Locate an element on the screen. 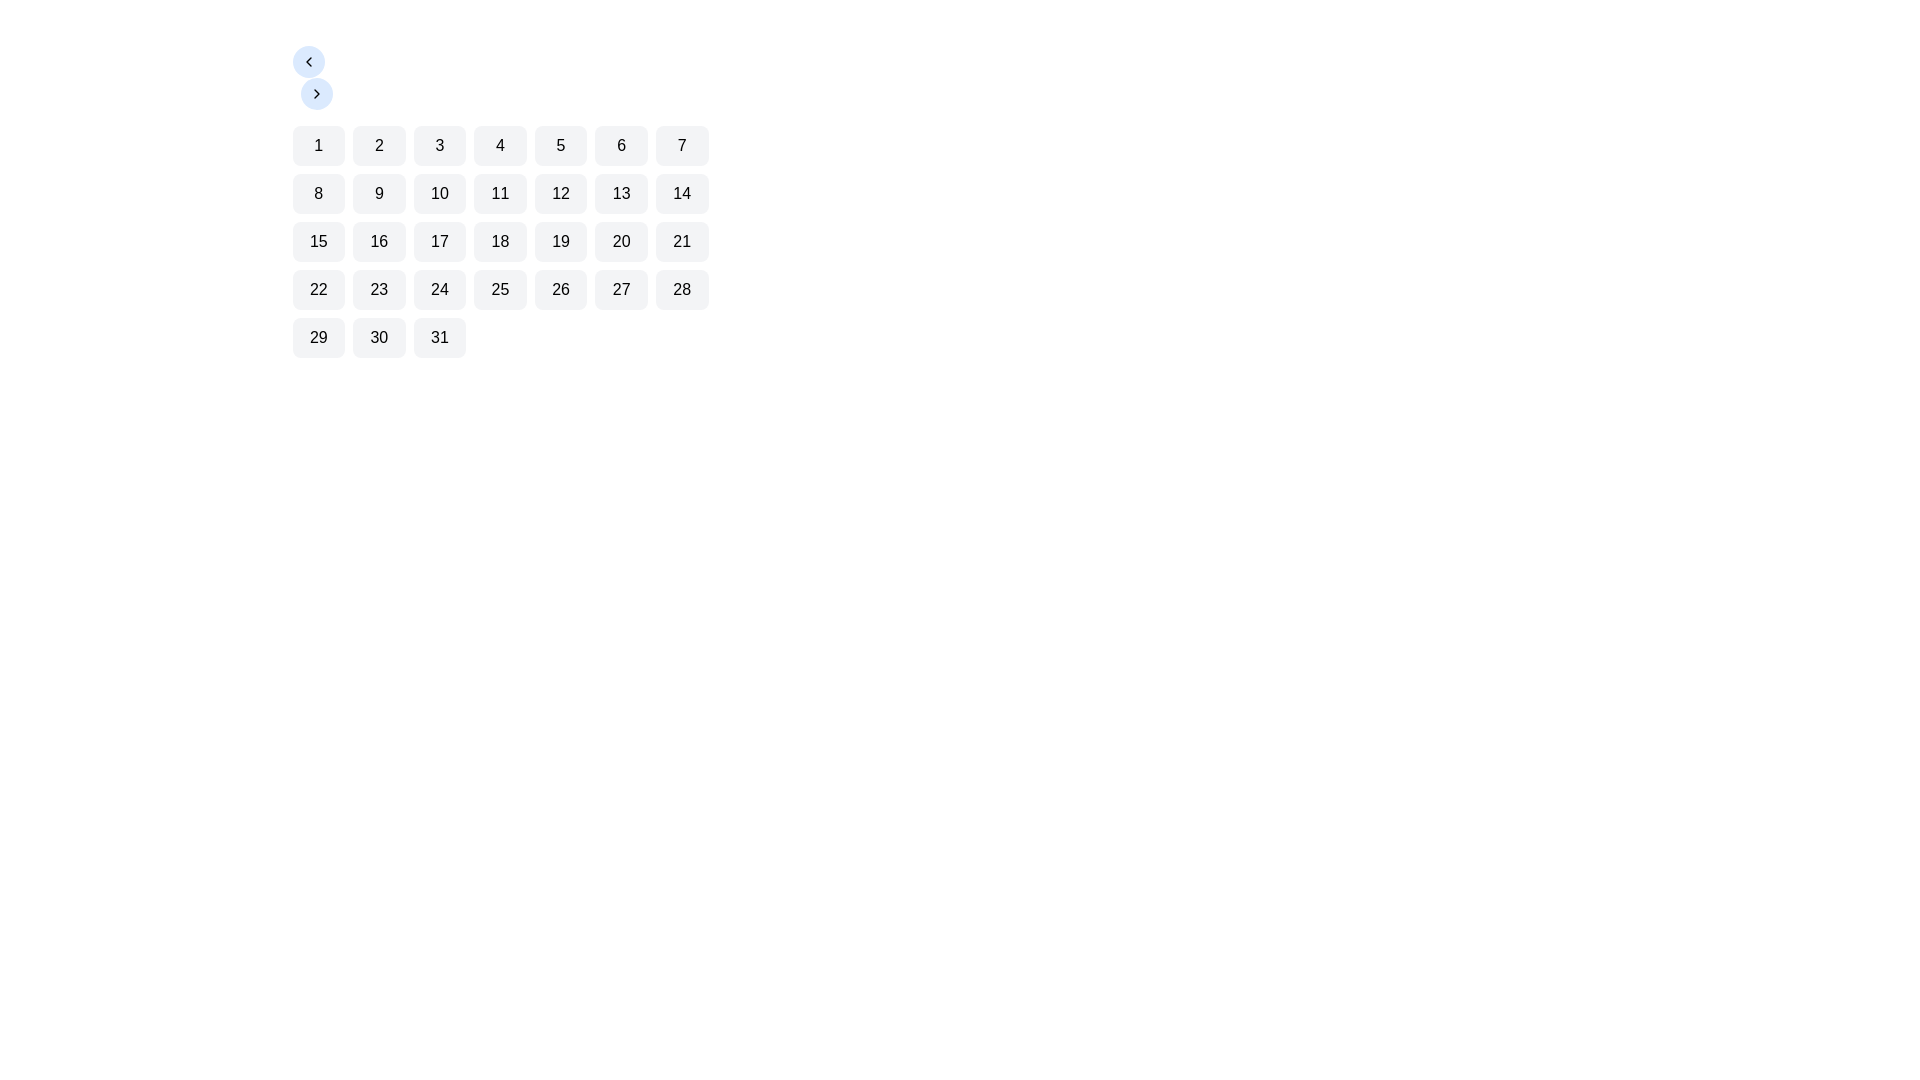 The width and height of the screenshot is (1920, 1080). the calendar day grid cell representing the 14th of the month, located in the second row and seventh column of the grid is located at coordinates (682, 193).